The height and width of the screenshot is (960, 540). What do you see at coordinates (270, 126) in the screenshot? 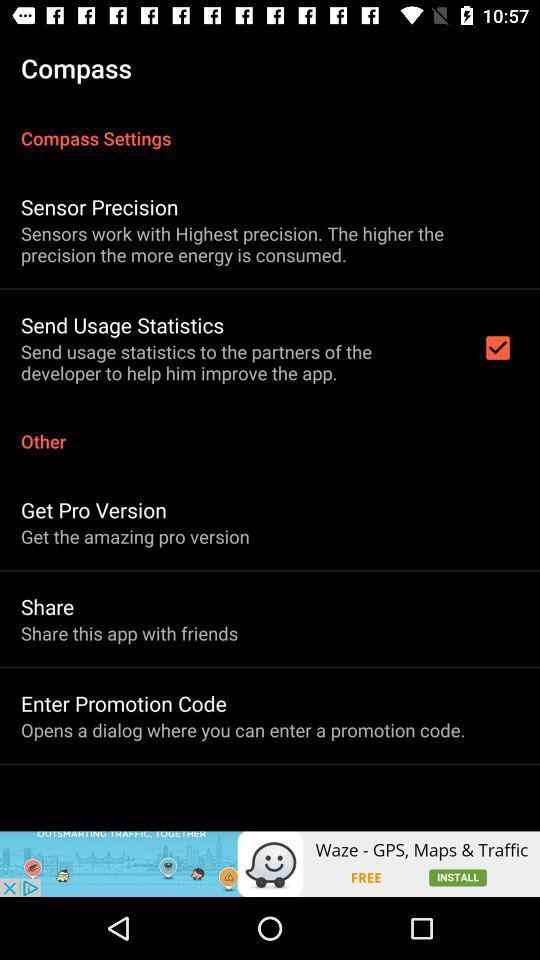
I see `the compass settings icon` at bounding box center [270, 126].